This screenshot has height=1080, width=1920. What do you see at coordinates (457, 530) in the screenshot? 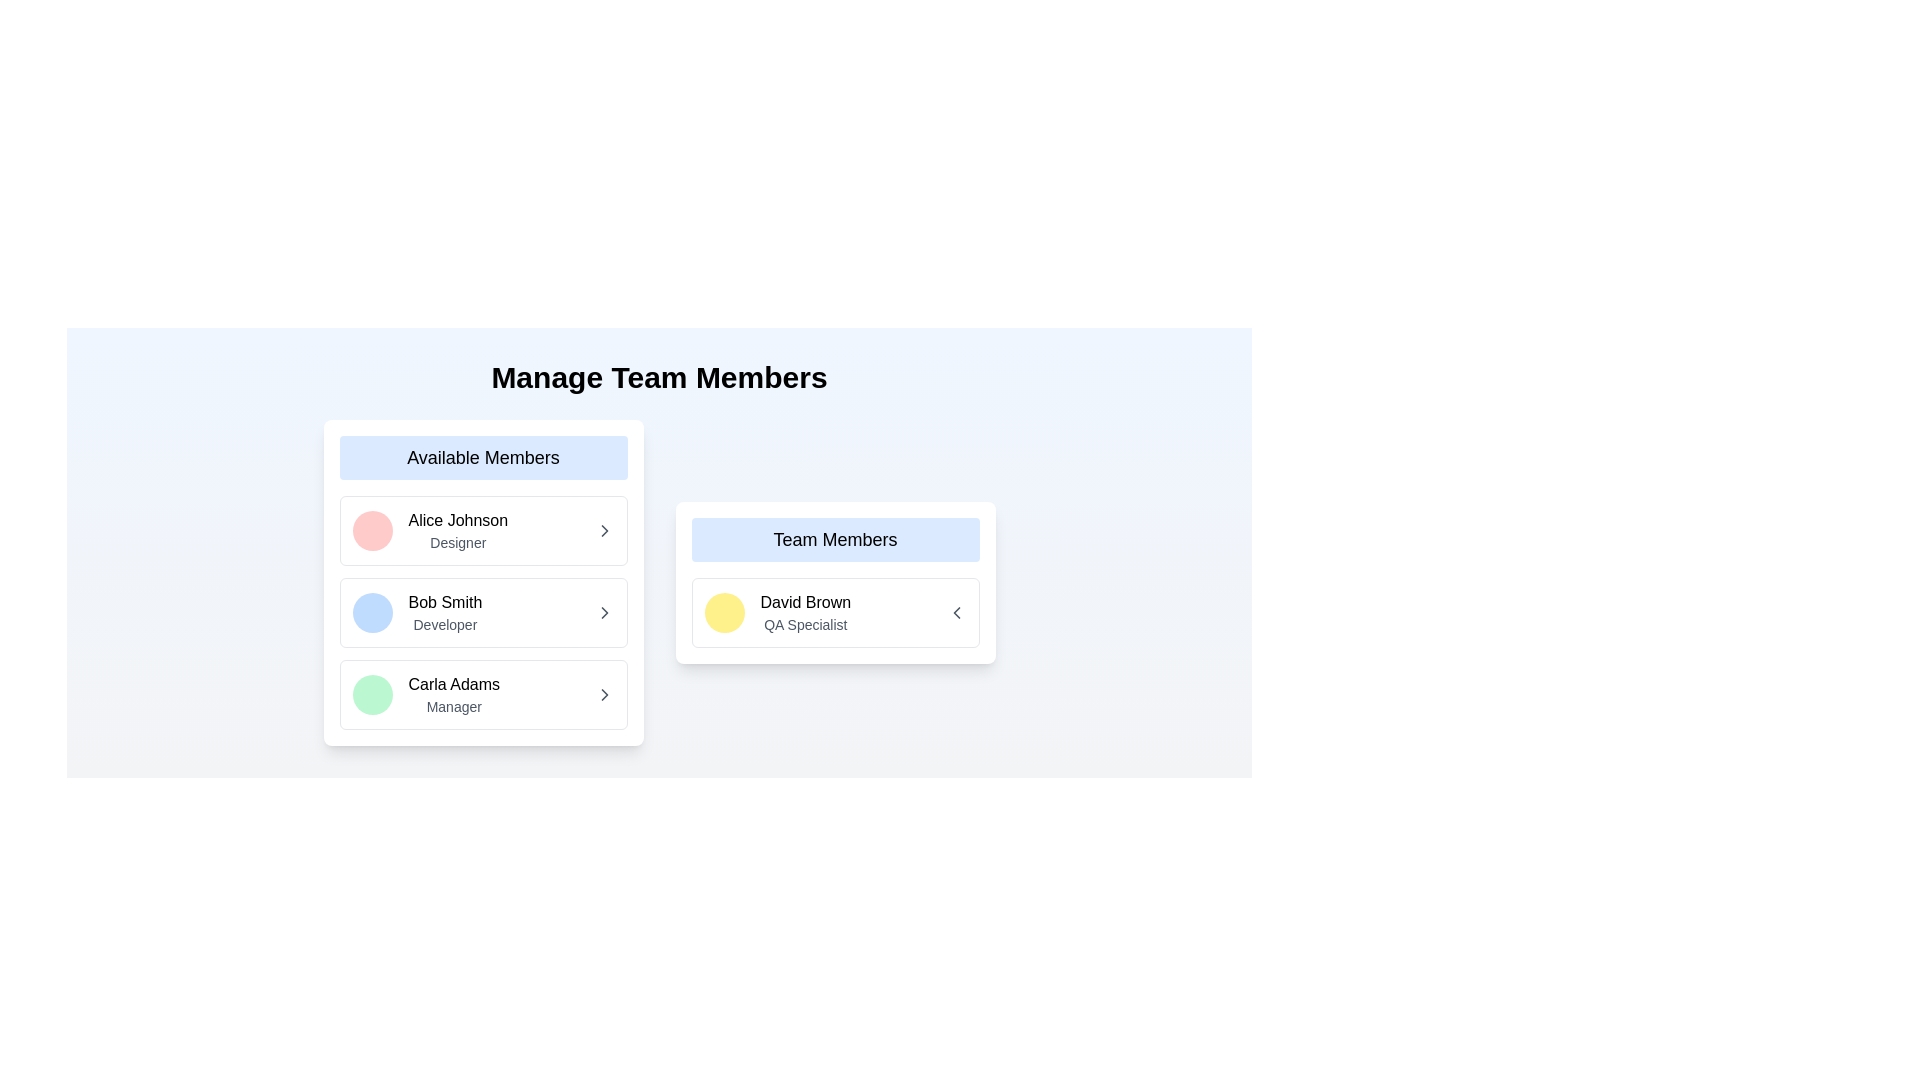
I see `to select the text block displaying 'Alice Johnson Designer', which is the first item in the list of 'Available Members'` at bounding box center [457, 530].